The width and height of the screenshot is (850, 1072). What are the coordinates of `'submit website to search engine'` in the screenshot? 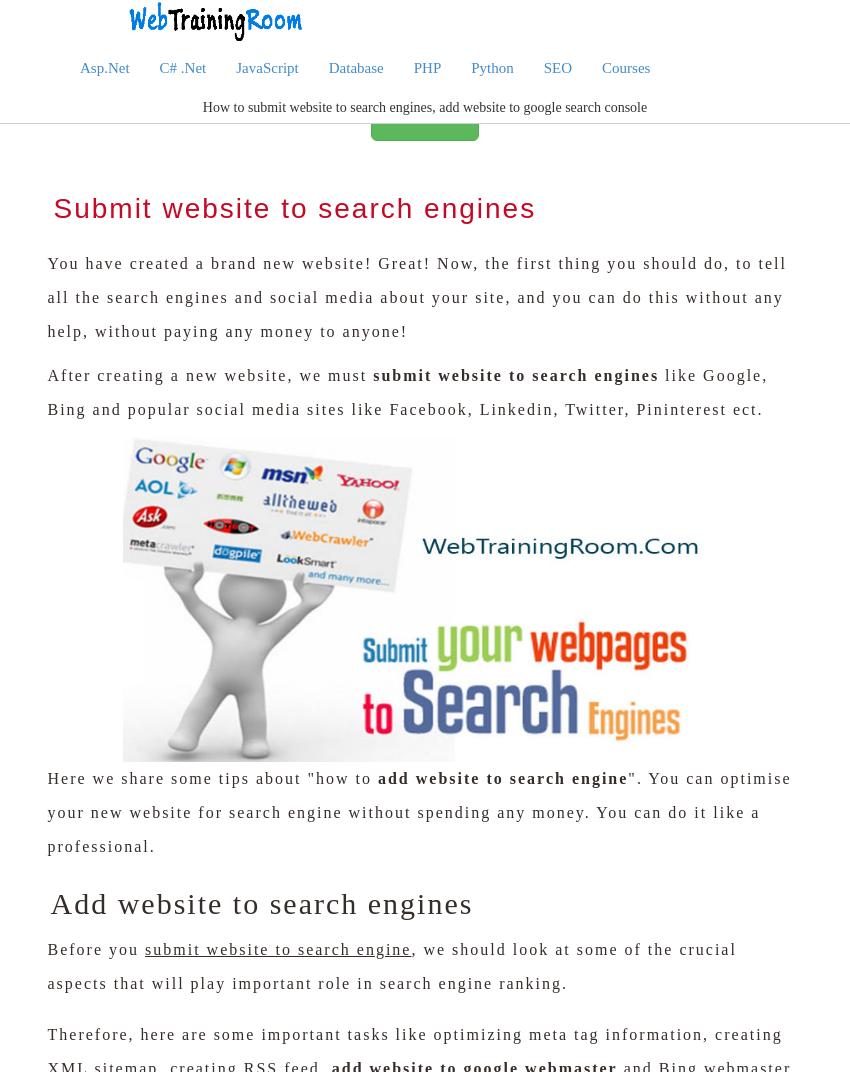 It's located at (145, 947).